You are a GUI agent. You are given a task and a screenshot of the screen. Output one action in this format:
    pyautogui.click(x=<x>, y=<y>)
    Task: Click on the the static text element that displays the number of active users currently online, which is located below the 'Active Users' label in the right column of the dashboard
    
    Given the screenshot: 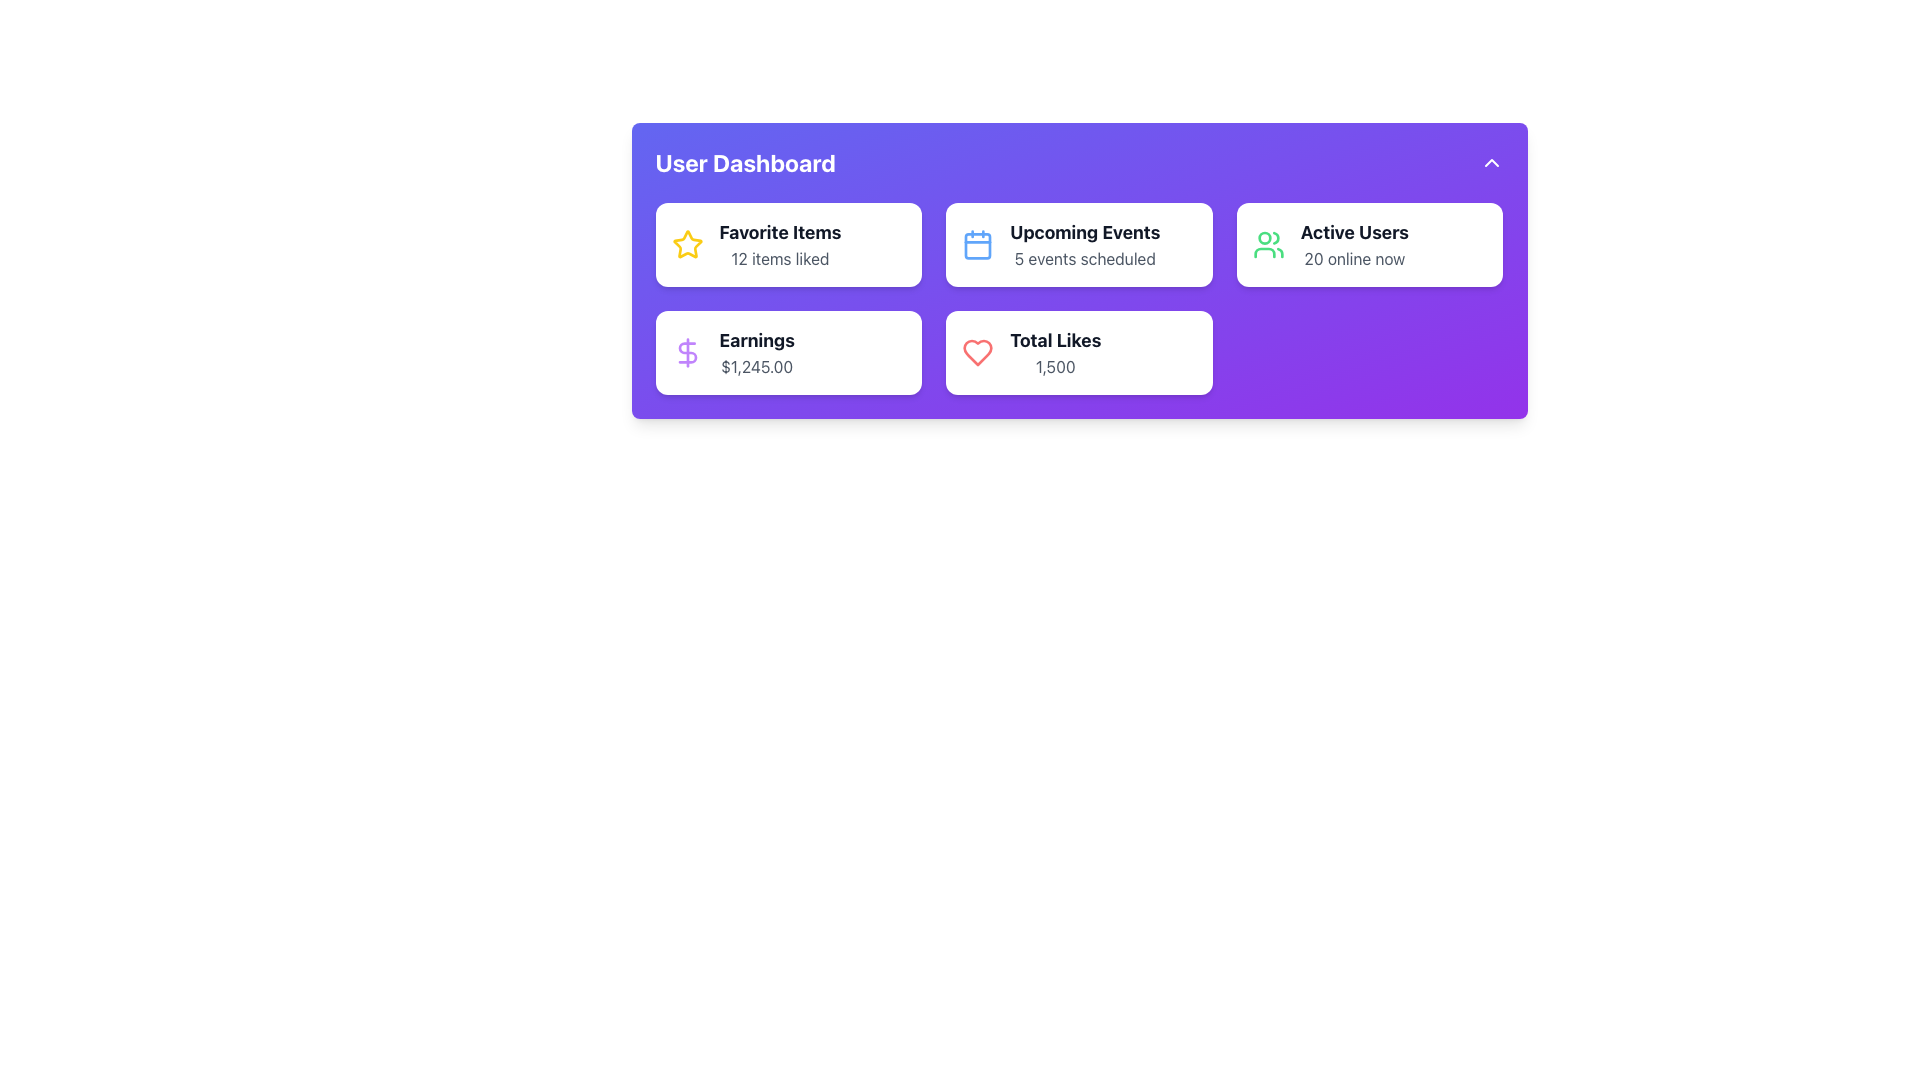 What is the action you would take?
    pyautogui.click(x=1354, y=257)
    